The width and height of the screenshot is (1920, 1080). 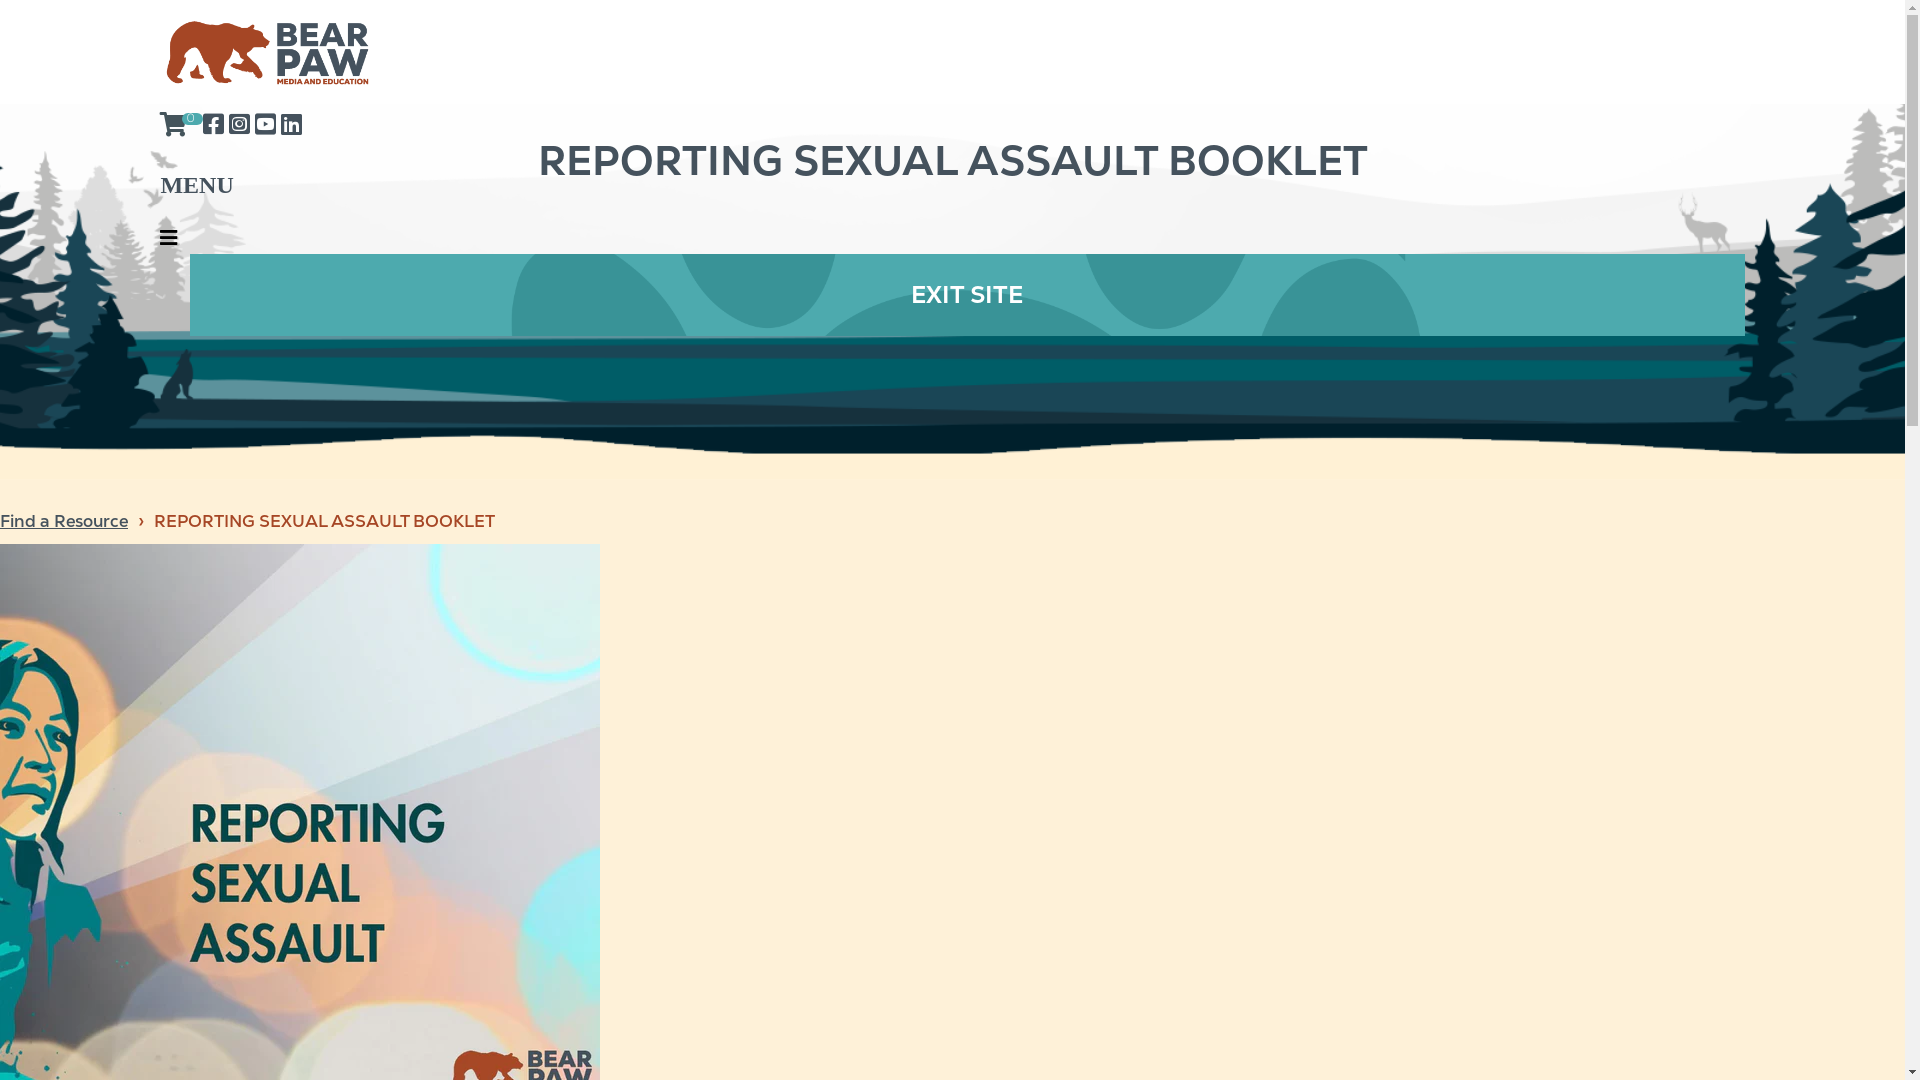 What do you see at coordinates (63, 520) in the screenshot?
I see `'Find a Resource'` at bounding box center [63, 520].